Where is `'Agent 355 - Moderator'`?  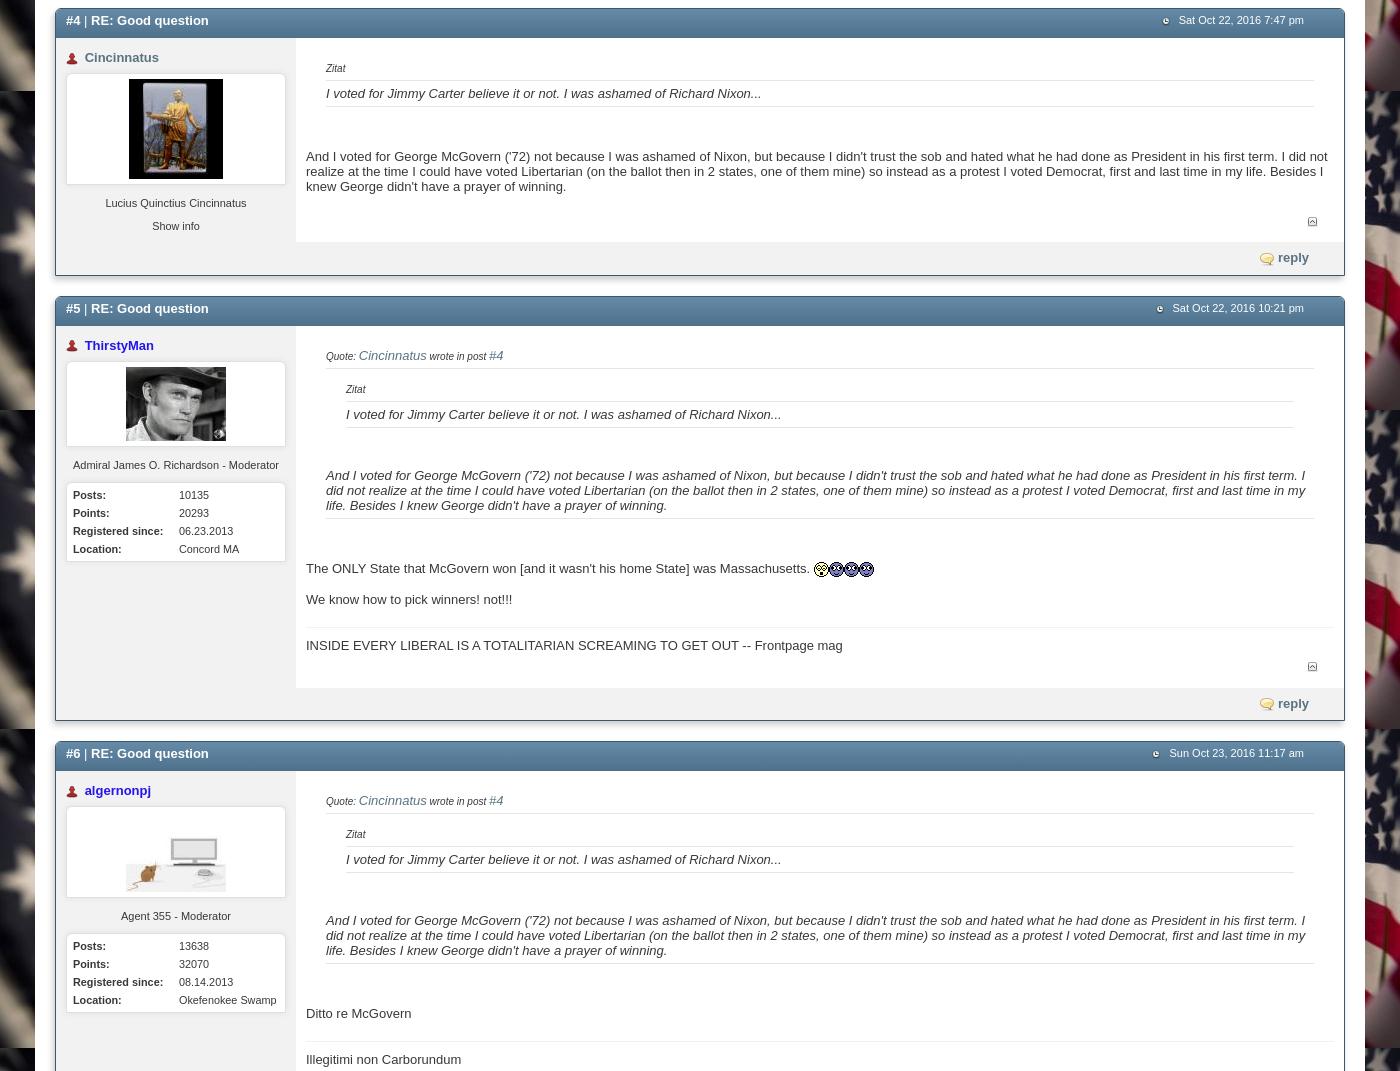
'Agent 355 - Moderator' is located at coordinates (175, 916).